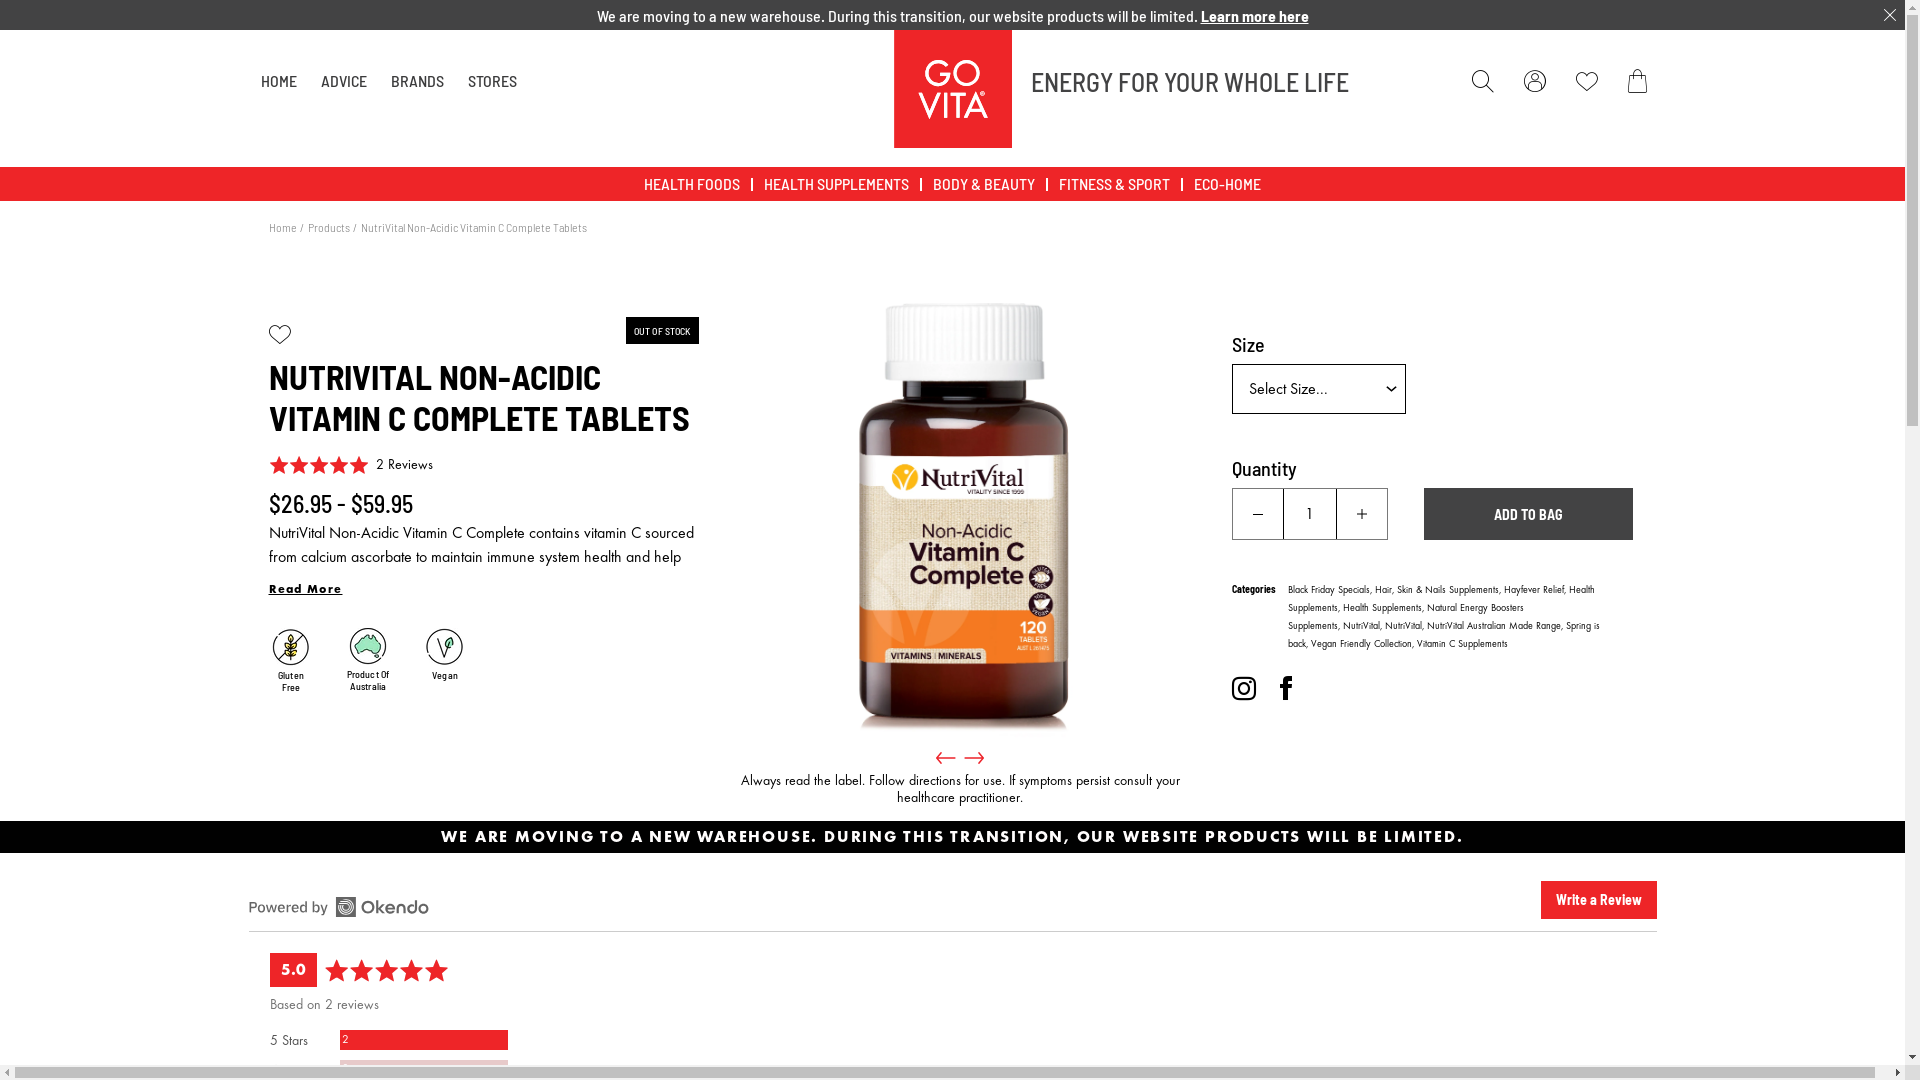 The height and width of the screenshot is (1080, 1920). I want to click on 'STORES', so click(492, 80).